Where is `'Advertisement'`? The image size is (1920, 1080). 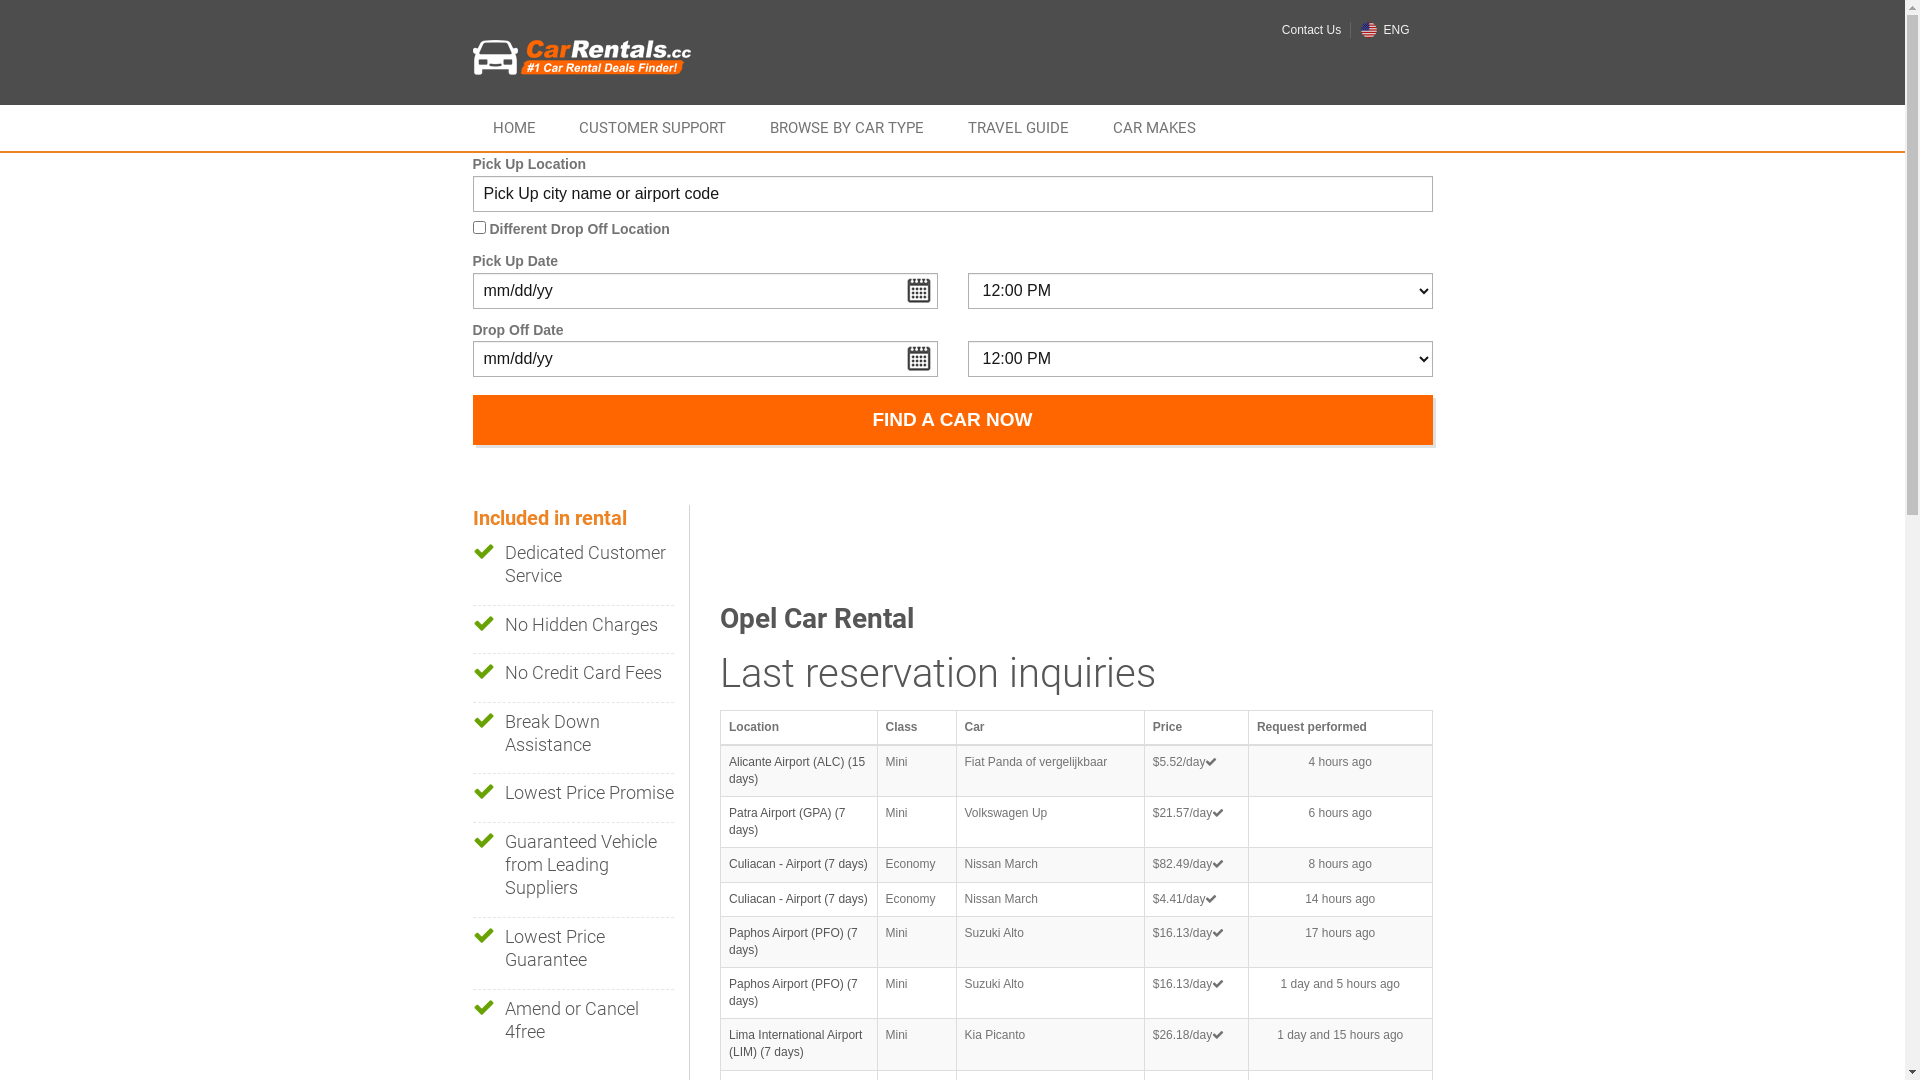
'Advertisement' is located at coordinates (1083, 550).